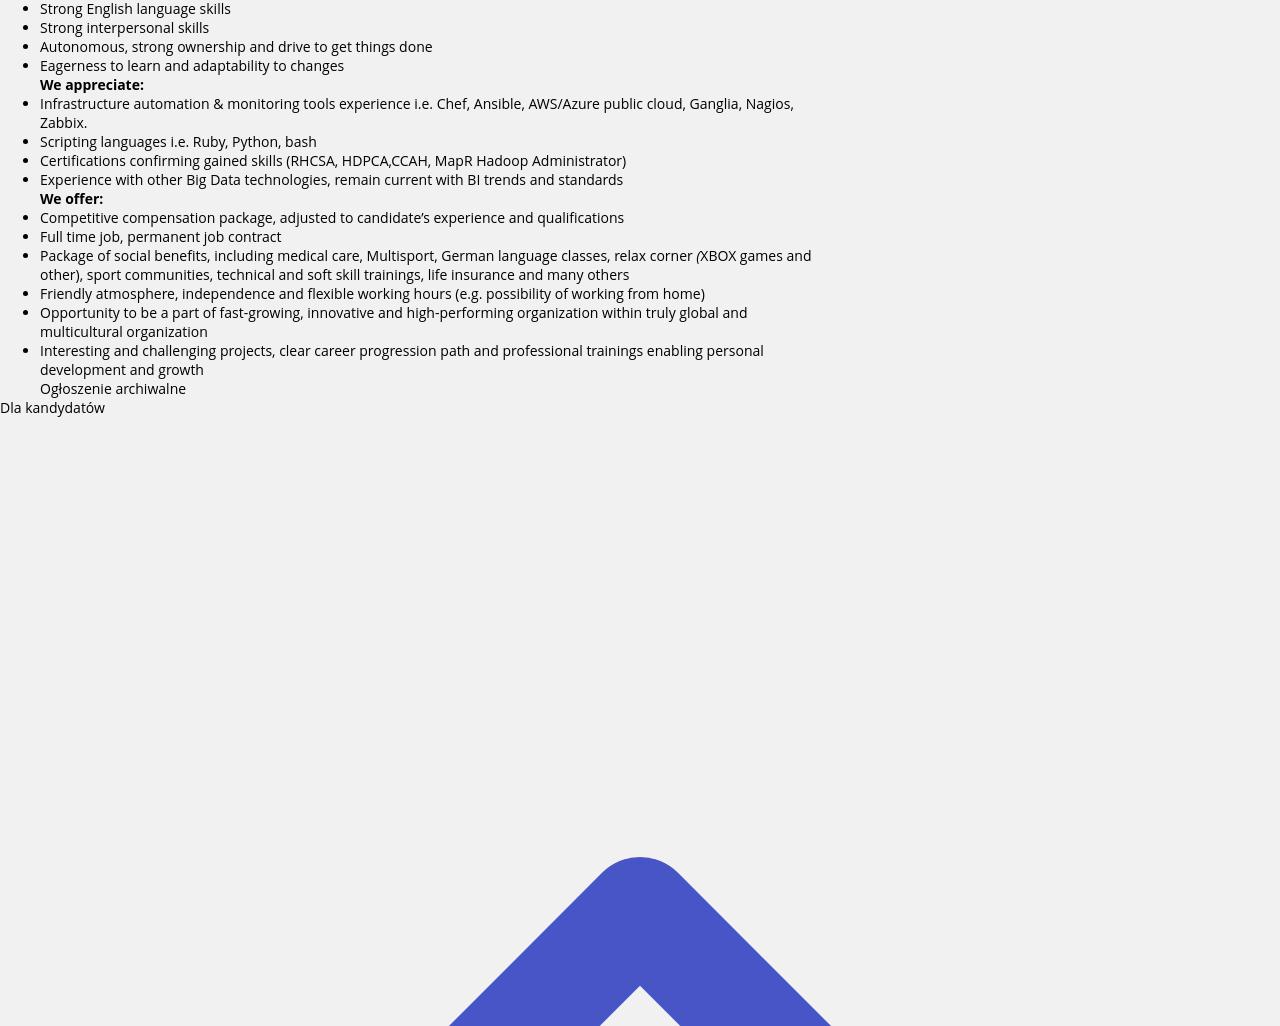 The height and width of the screenshot is (1026, 1280). I want to click on 'We offer:', so click(71, 197).